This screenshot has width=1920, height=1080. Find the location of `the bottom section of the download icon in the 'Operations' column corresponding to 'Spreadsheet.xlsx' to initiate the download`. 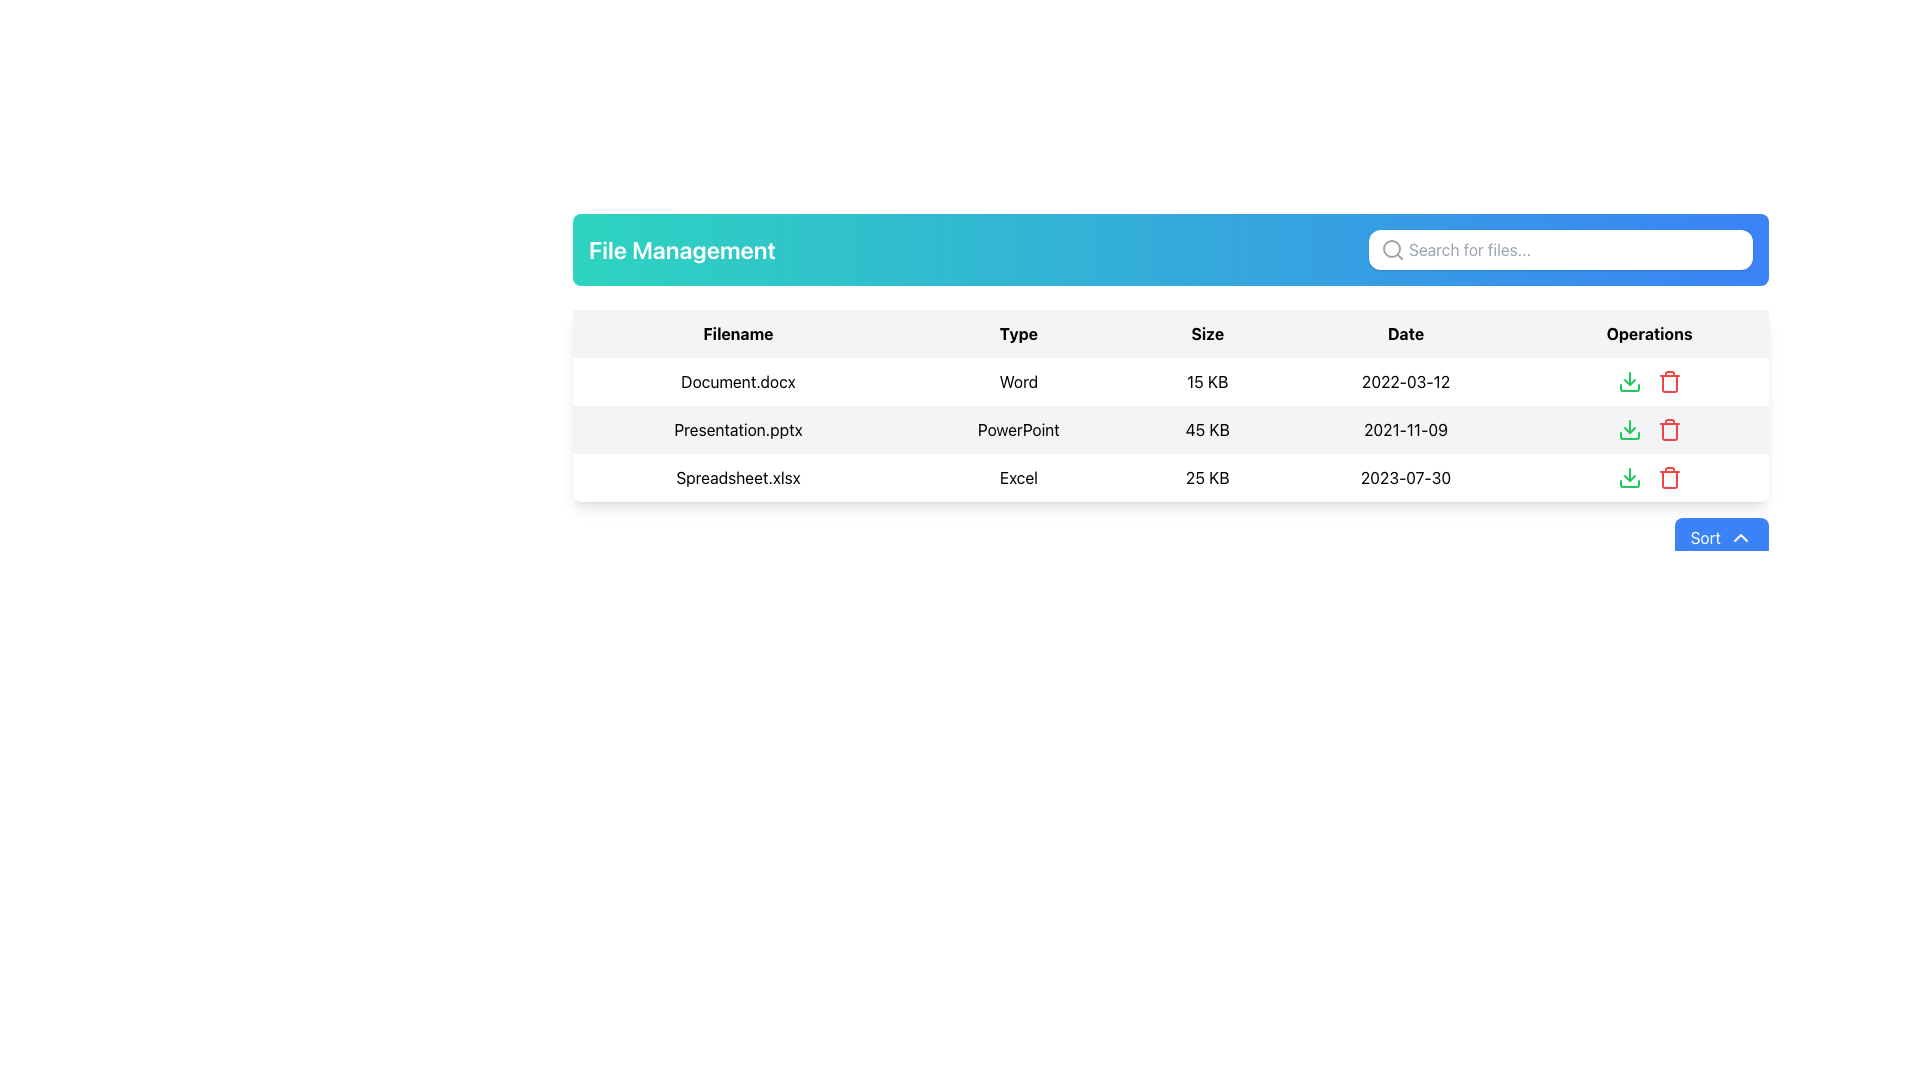

the bottom section of the download icon in the 'Operations' column corresponding to 'Spreadsheet.xlsx' to initiate the download is located at coordinates (1629, 483).